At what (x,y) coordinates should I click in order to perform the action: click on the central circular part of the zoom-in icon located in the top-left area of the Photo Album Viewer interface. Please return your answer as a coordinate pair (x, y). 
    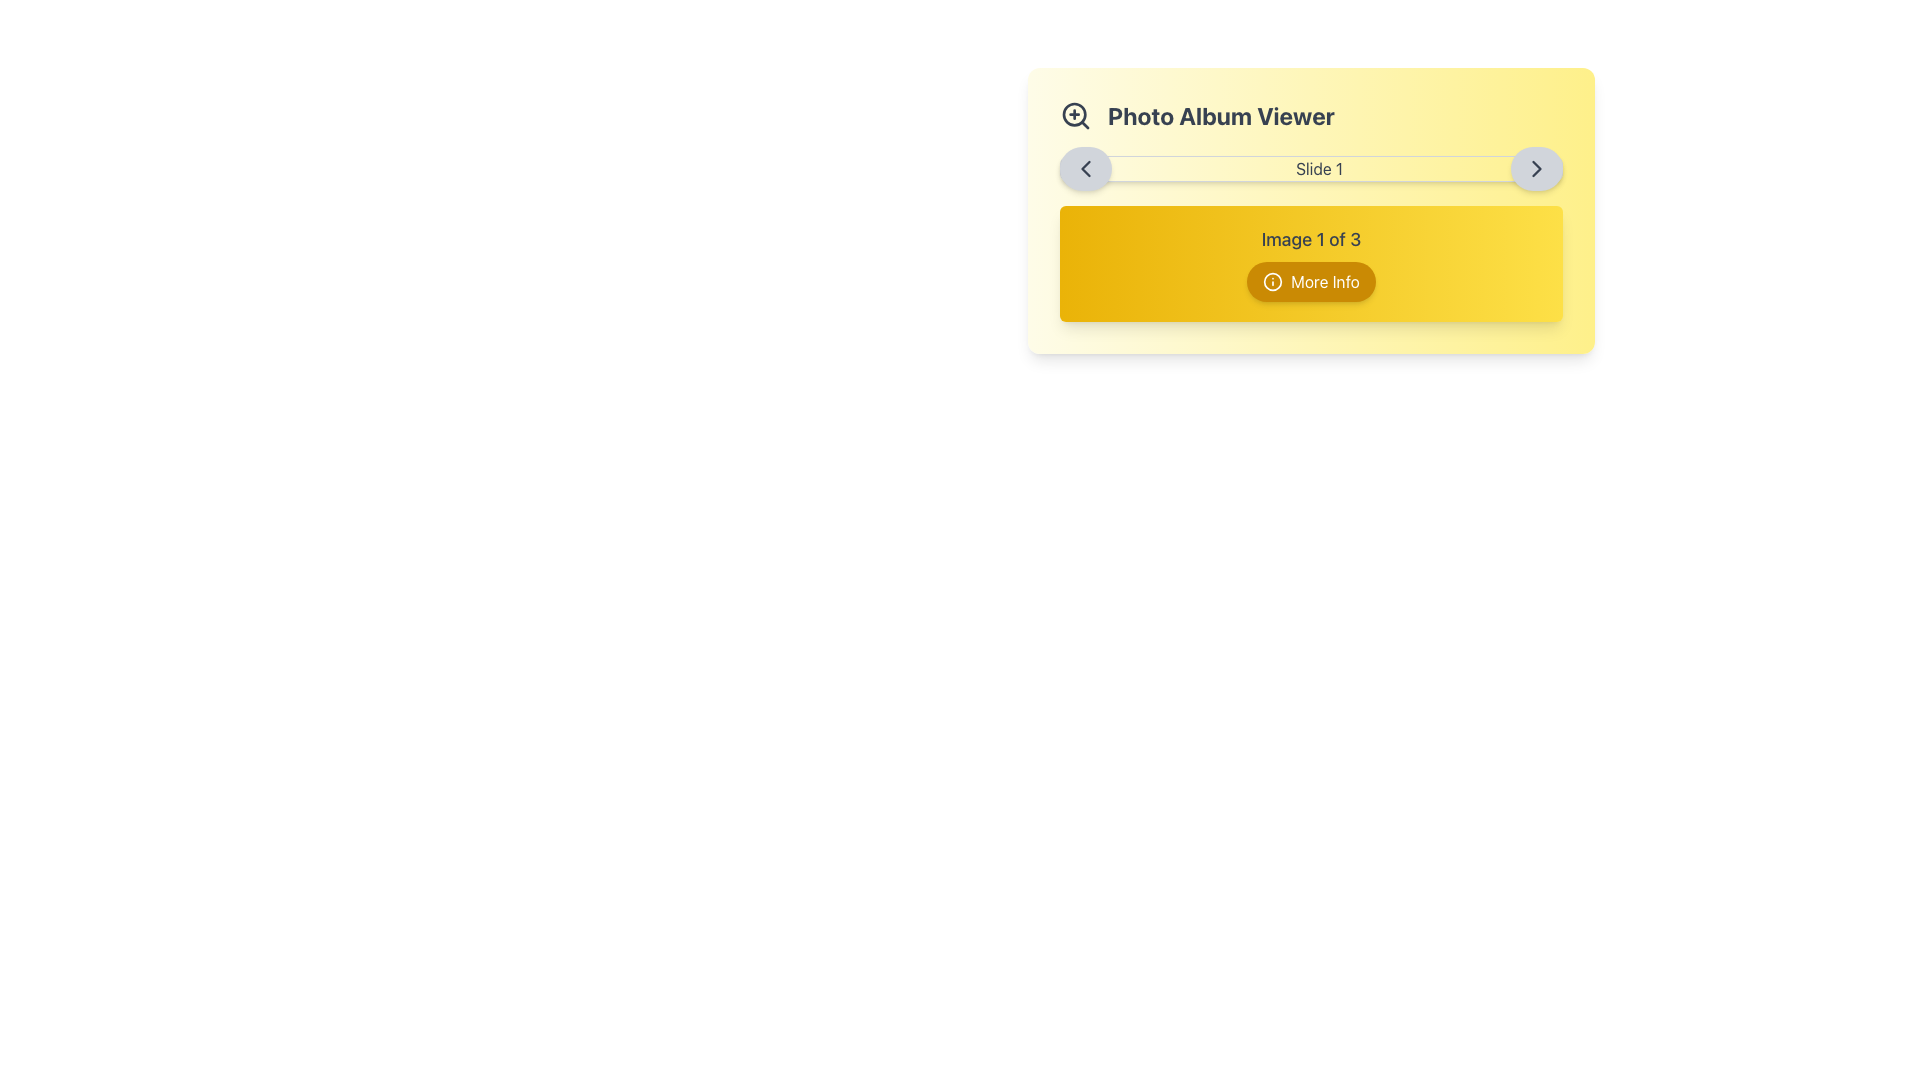
    Looking at the image, I should click on (1073, 114).